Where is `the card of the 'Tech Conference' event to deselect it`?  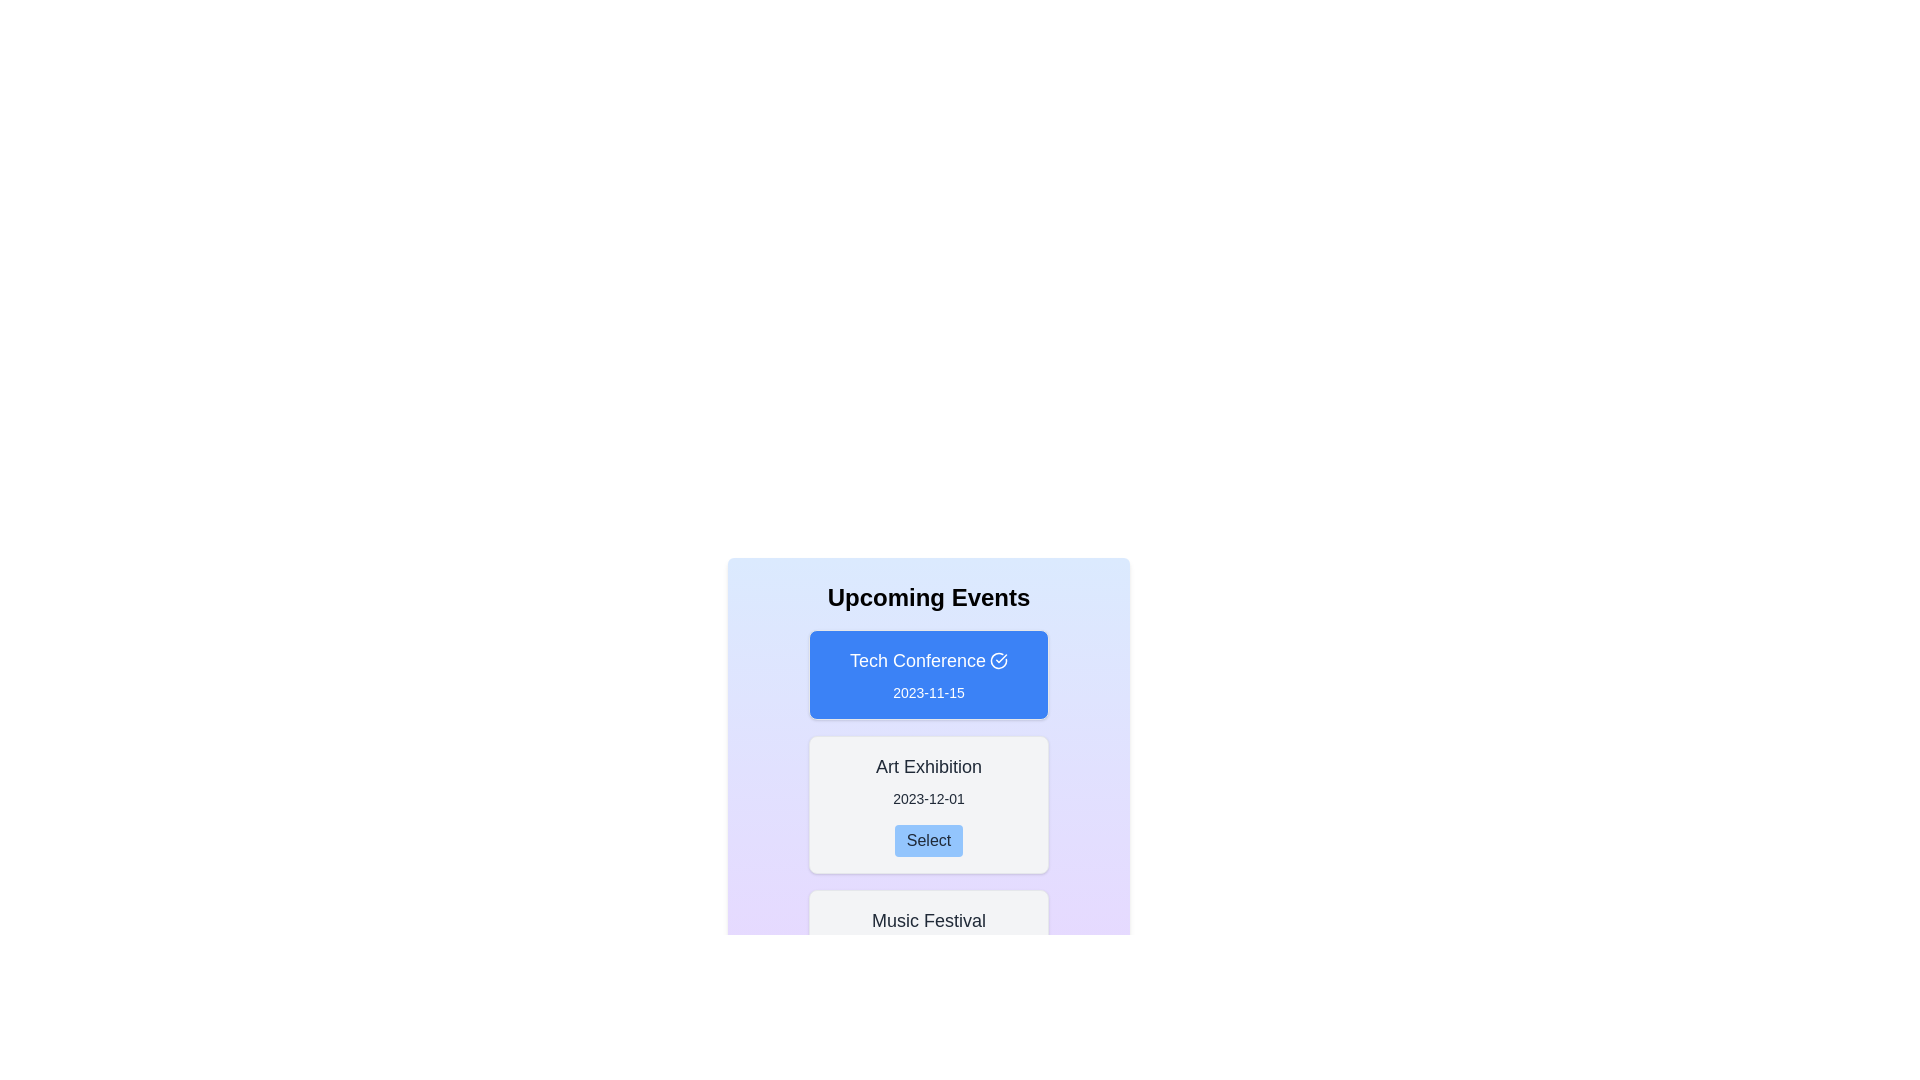
the card of the 'Tech Conference' event to deselect it is located at coordinates (928, 675).